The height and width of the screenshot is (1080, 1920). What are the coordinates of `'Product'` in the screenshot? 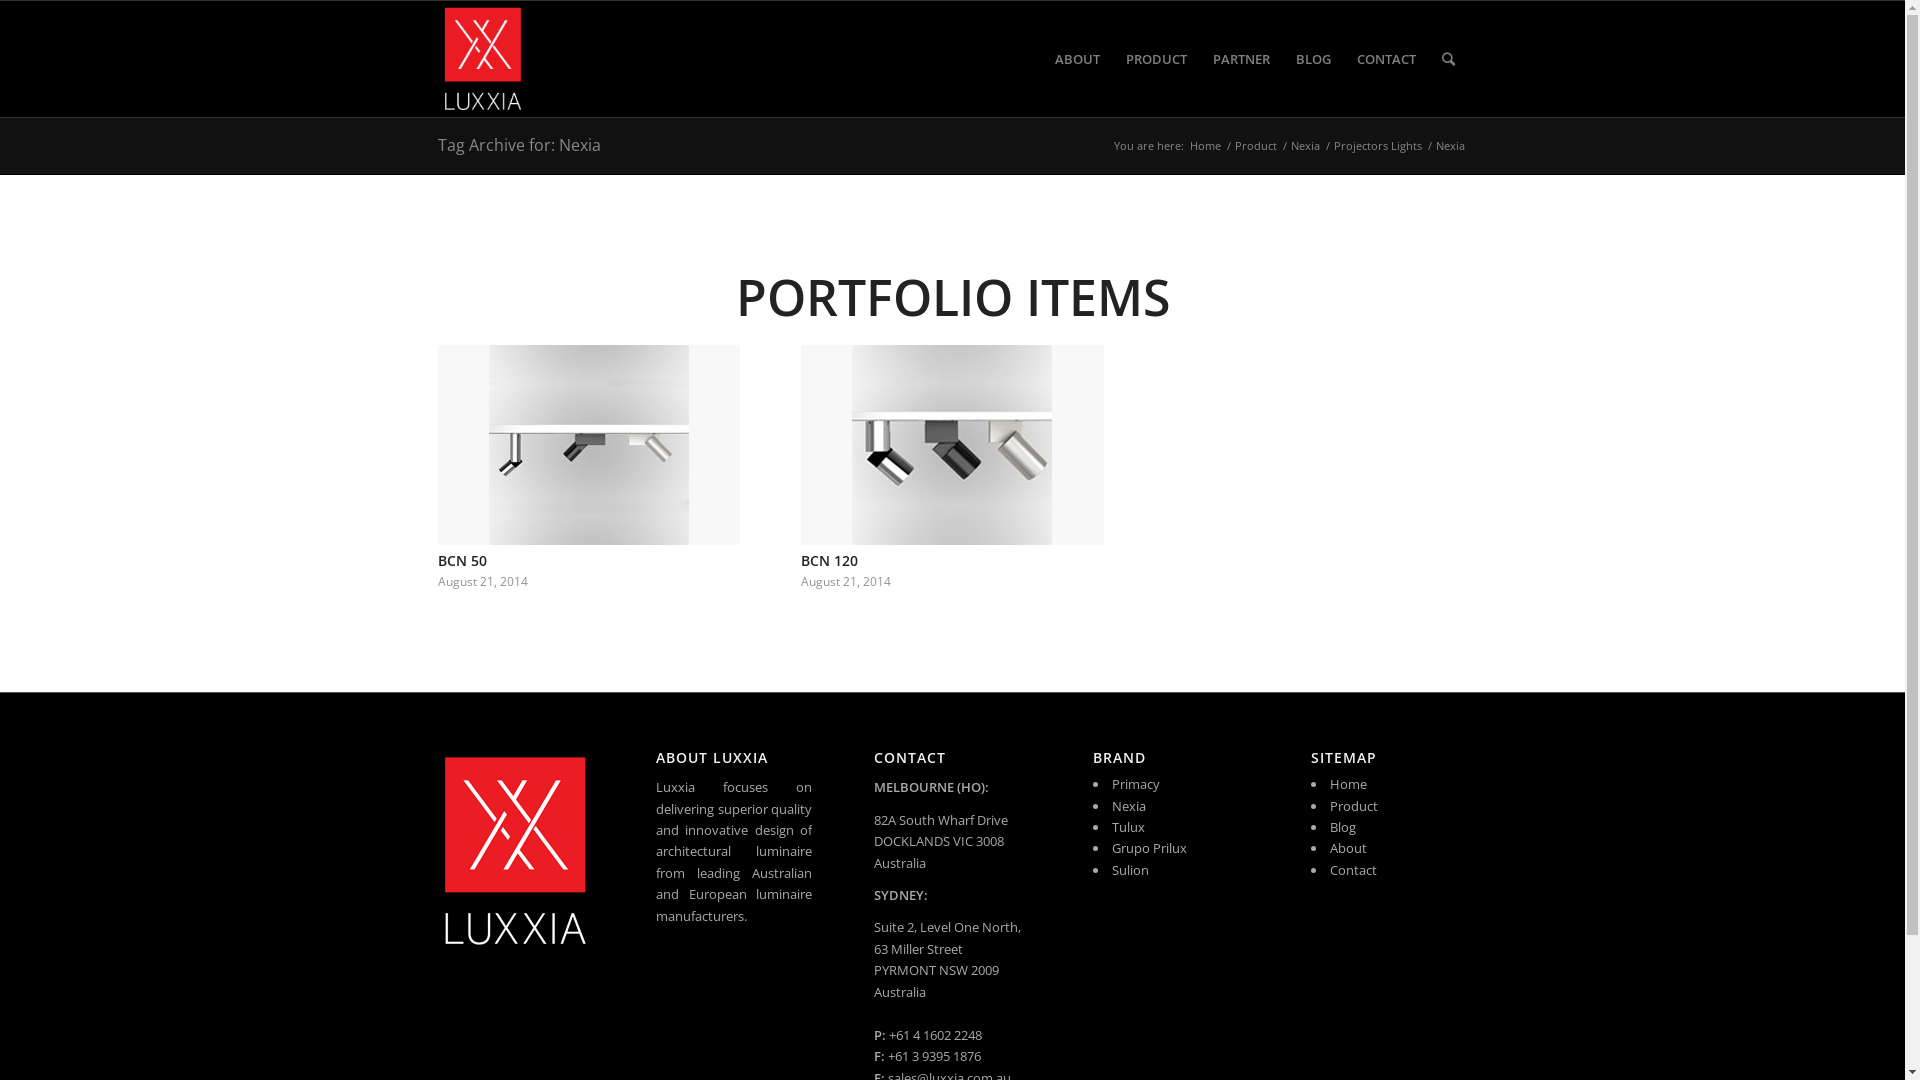 It's located at (1255, 144).